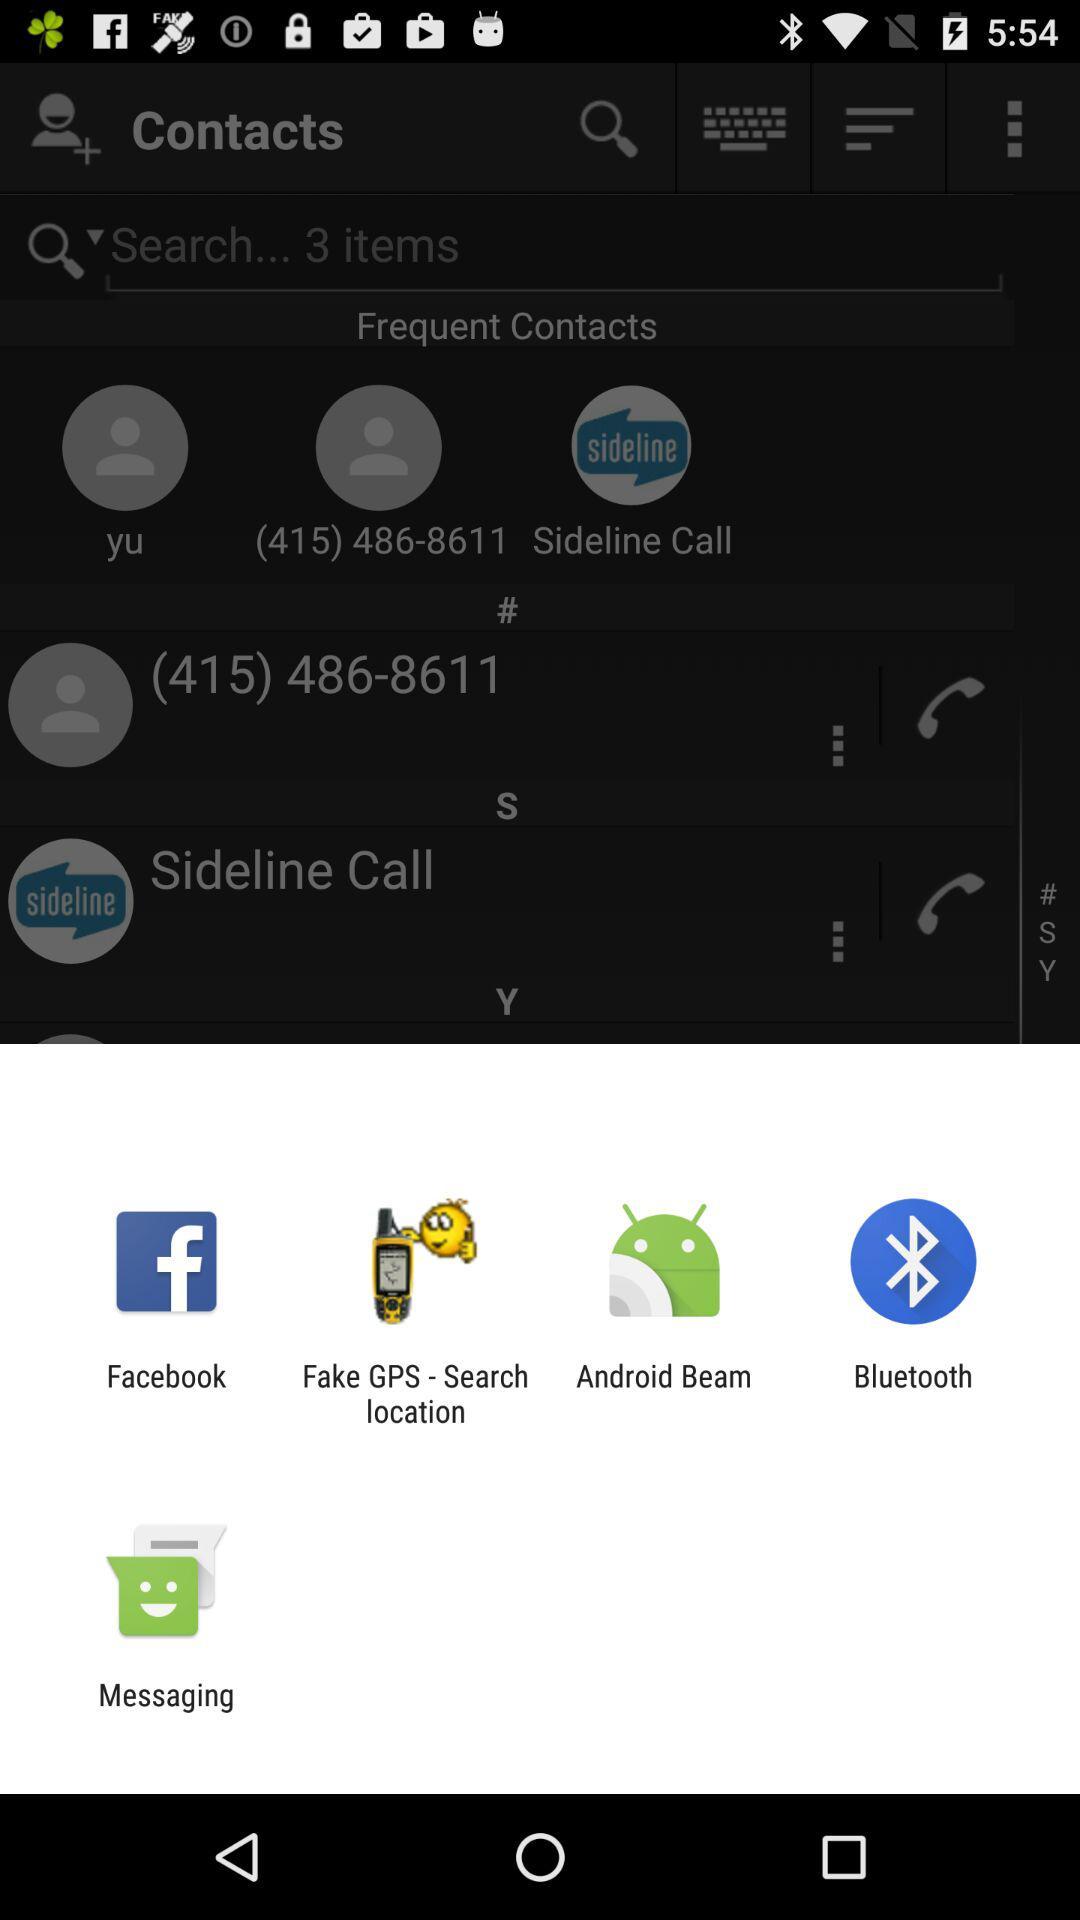 This screenshot has height=1920, width=1080. Describe the element at coordinates (414, 1392) in the screenshot. I see `item to the left of the android beam icon` at that location.